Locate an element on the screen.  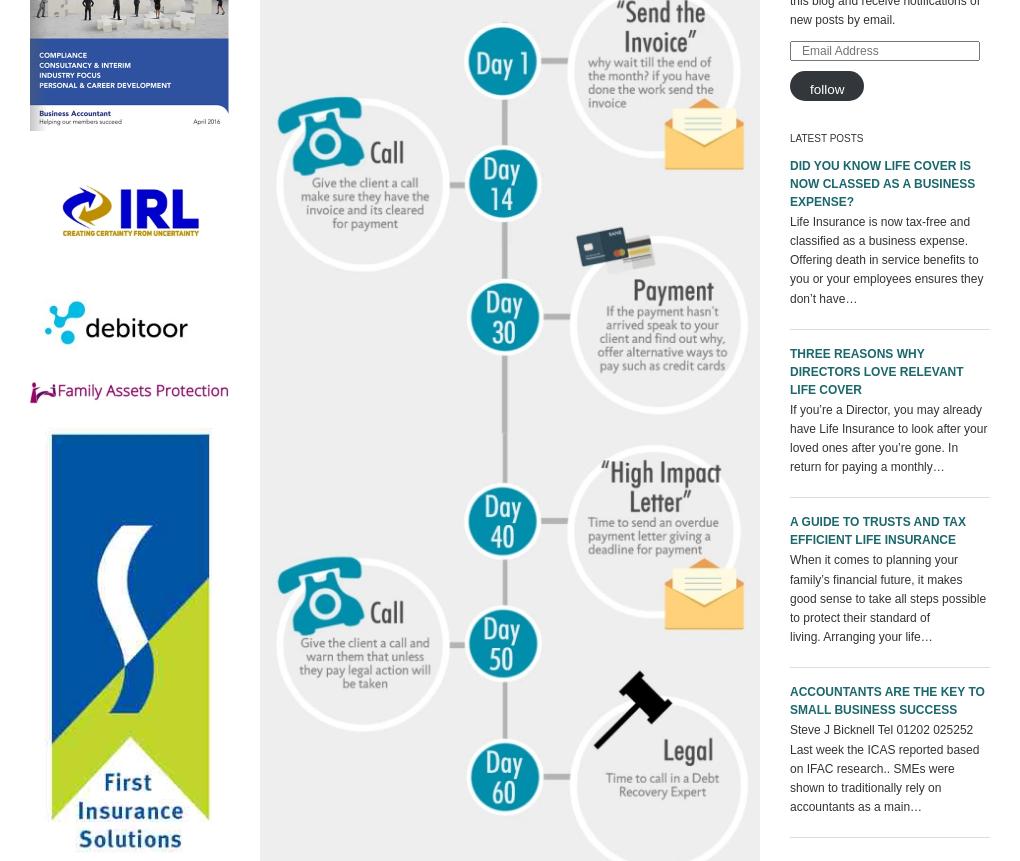
'Latest Posts' is located at coordinates (826, 137).